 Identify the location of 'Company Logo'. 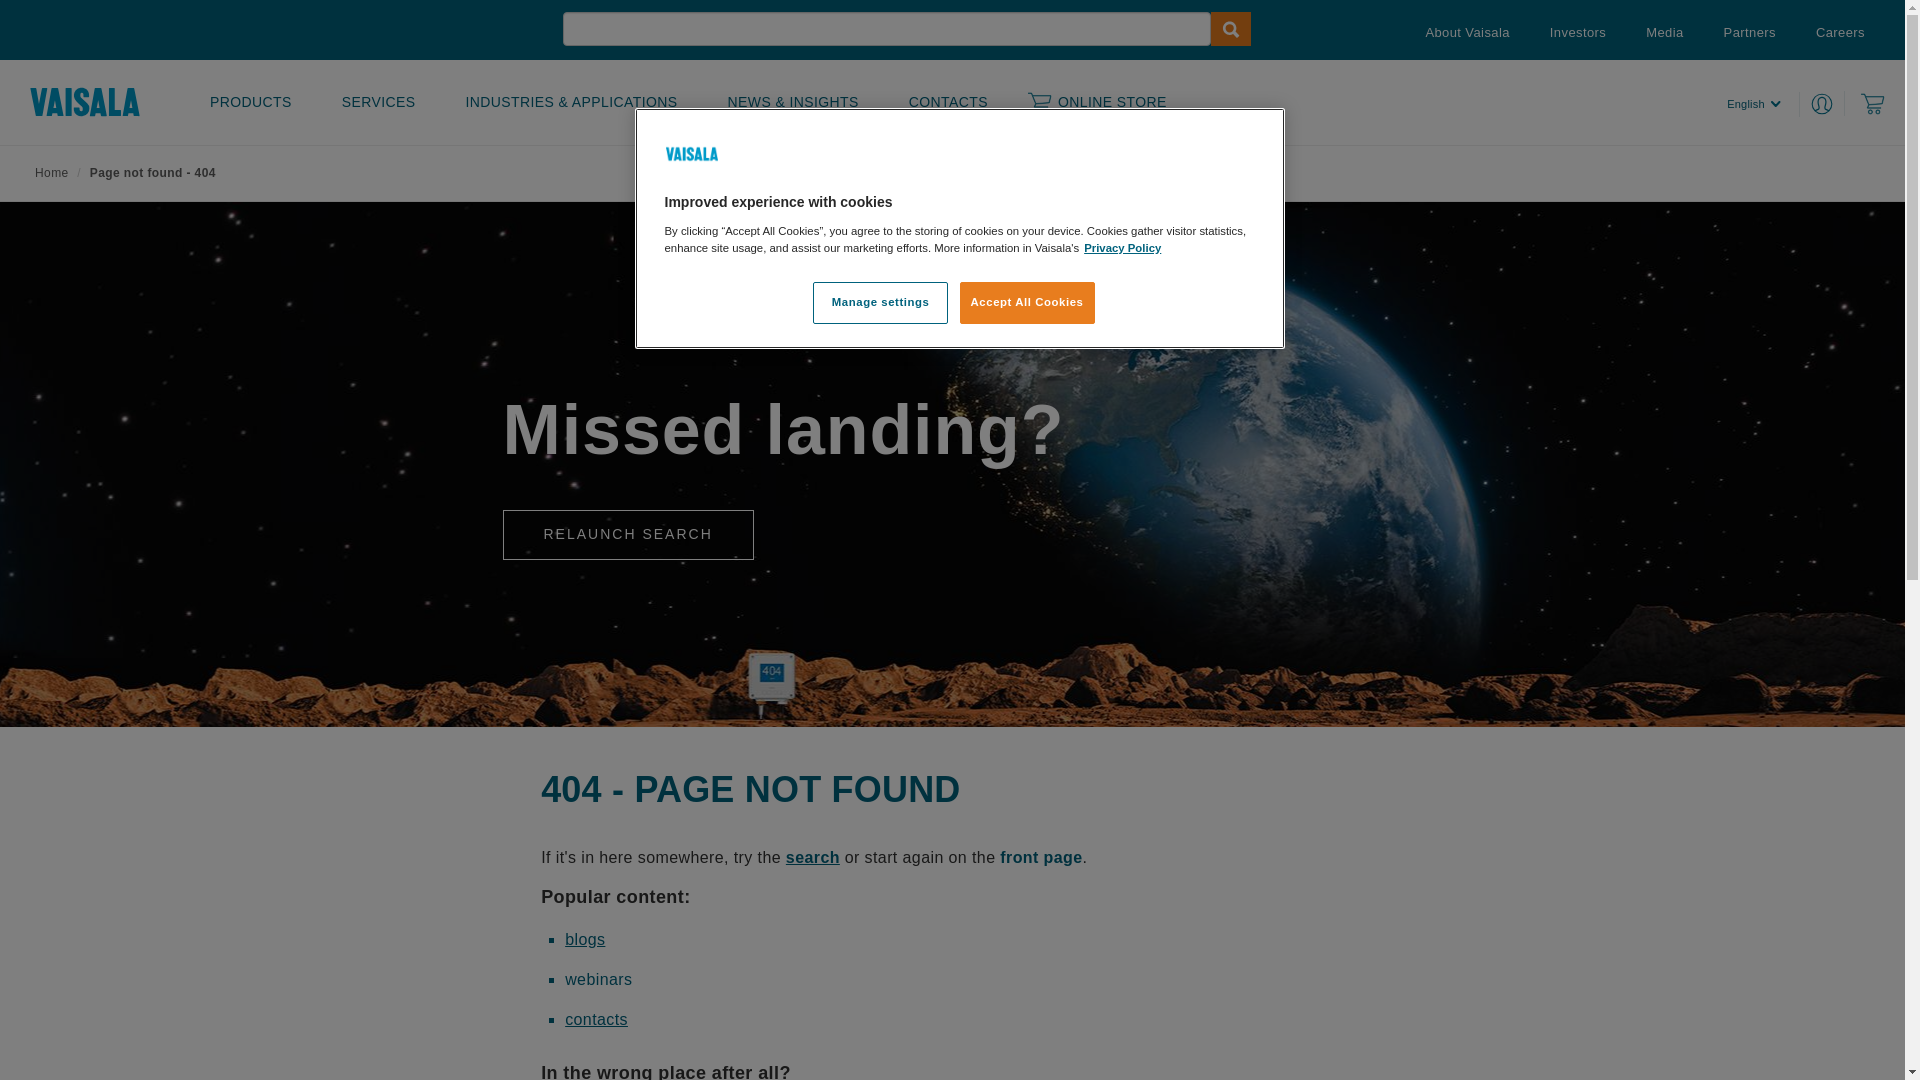
(660, 153).